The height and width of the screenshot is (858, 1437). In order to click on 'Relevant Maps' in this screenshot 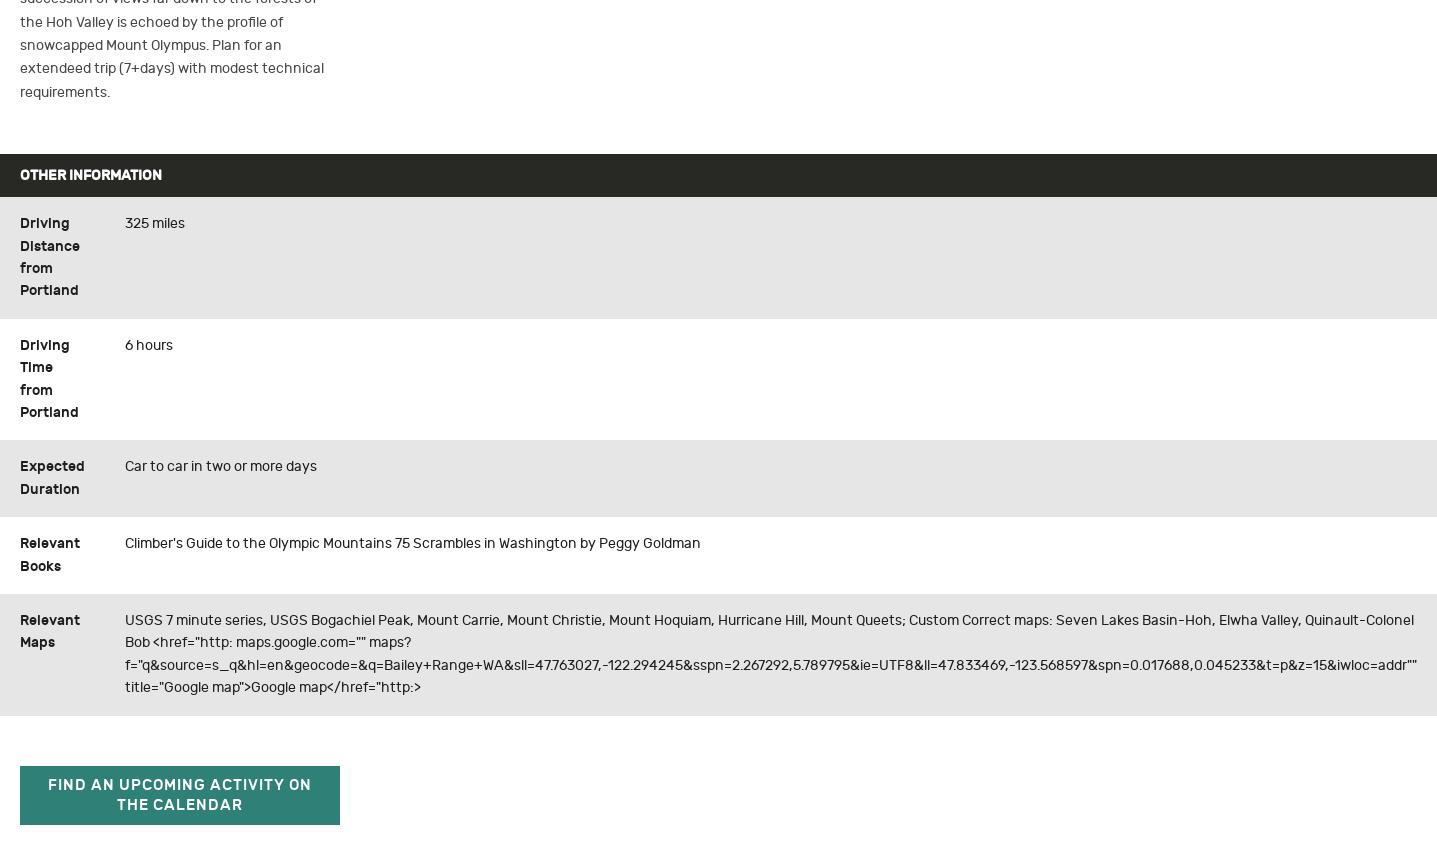, I will do `click(49, 630)`.